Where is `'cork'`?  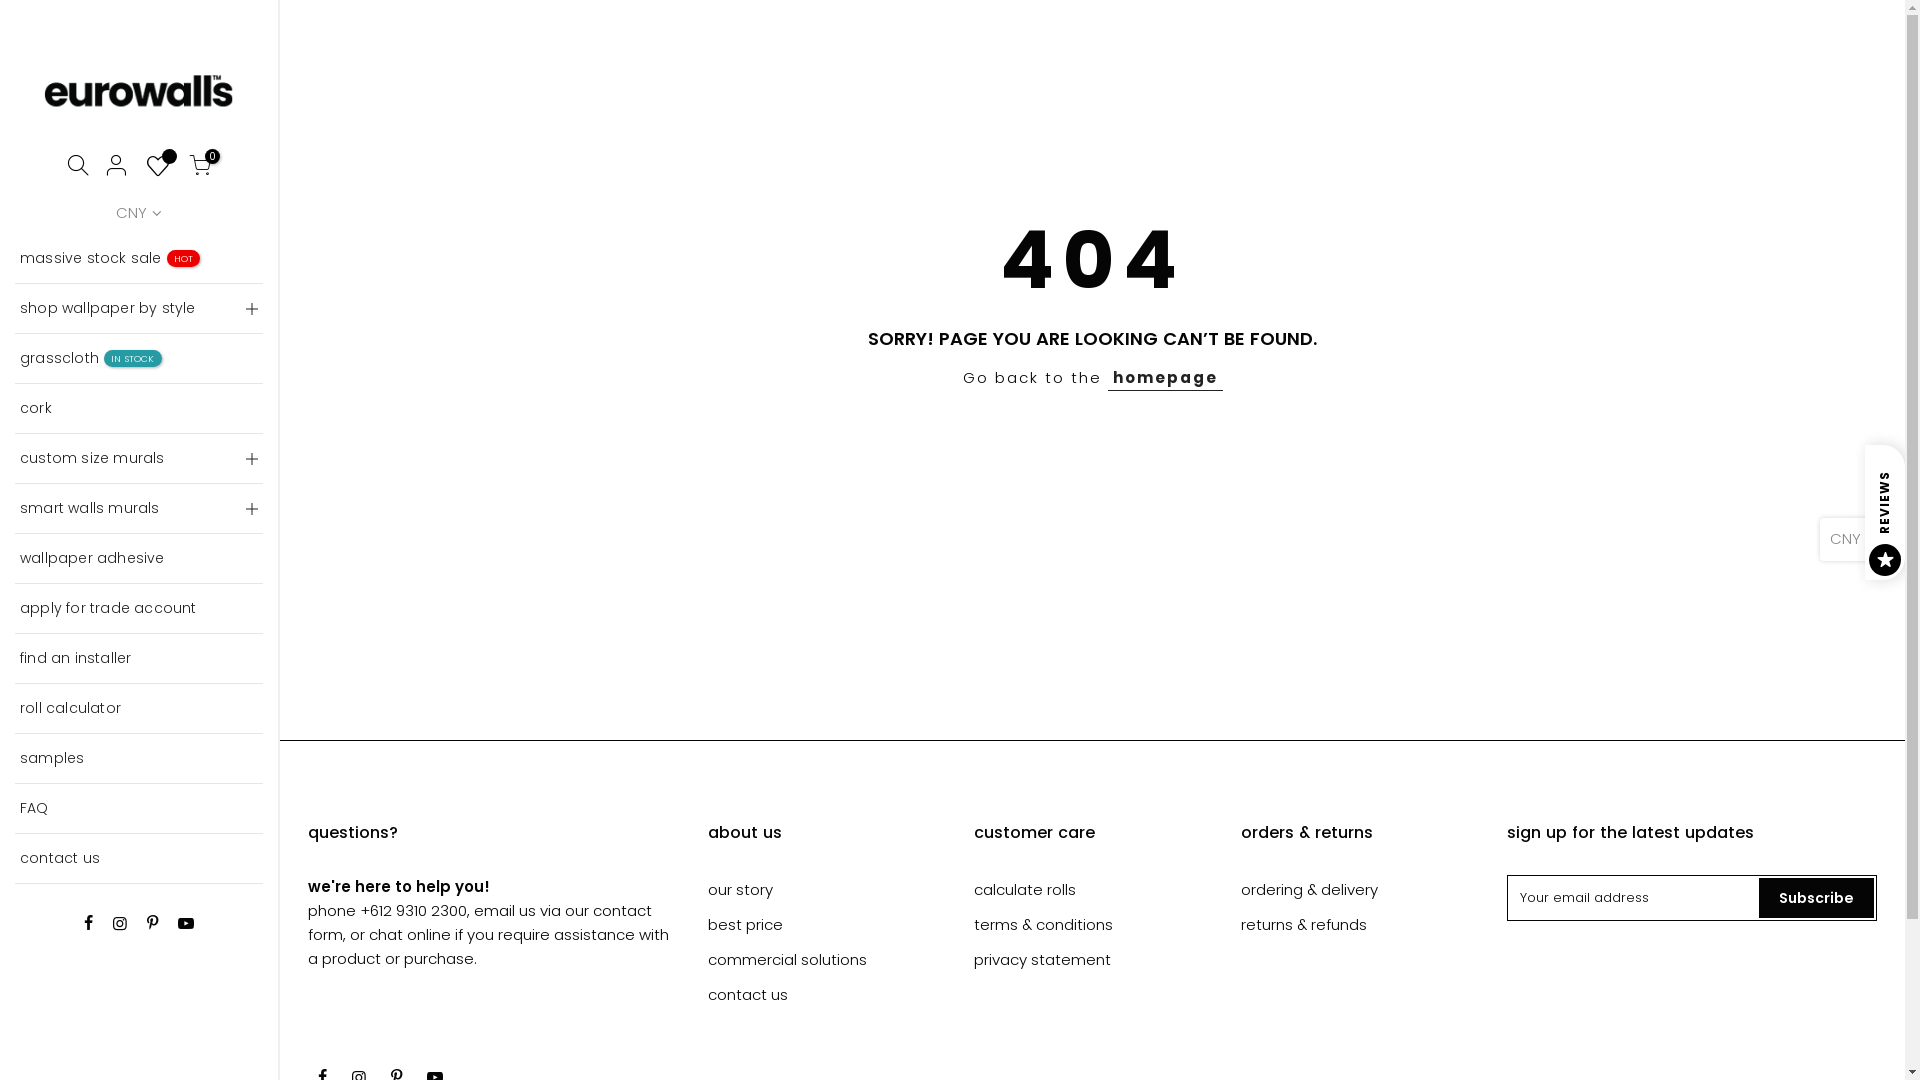 'cork' is located at coordinates (138, 407).